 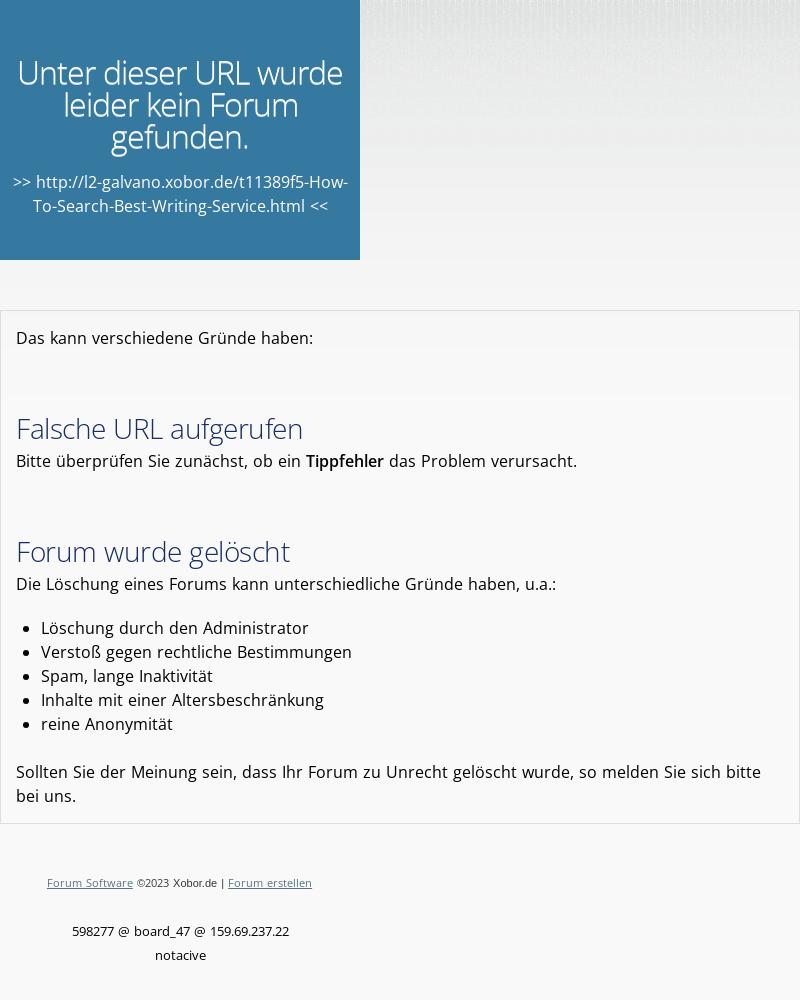 What do you see at coordinates (178, 953) in the screenshot?
I see `'notacive'` at bounding box center [178, 953].